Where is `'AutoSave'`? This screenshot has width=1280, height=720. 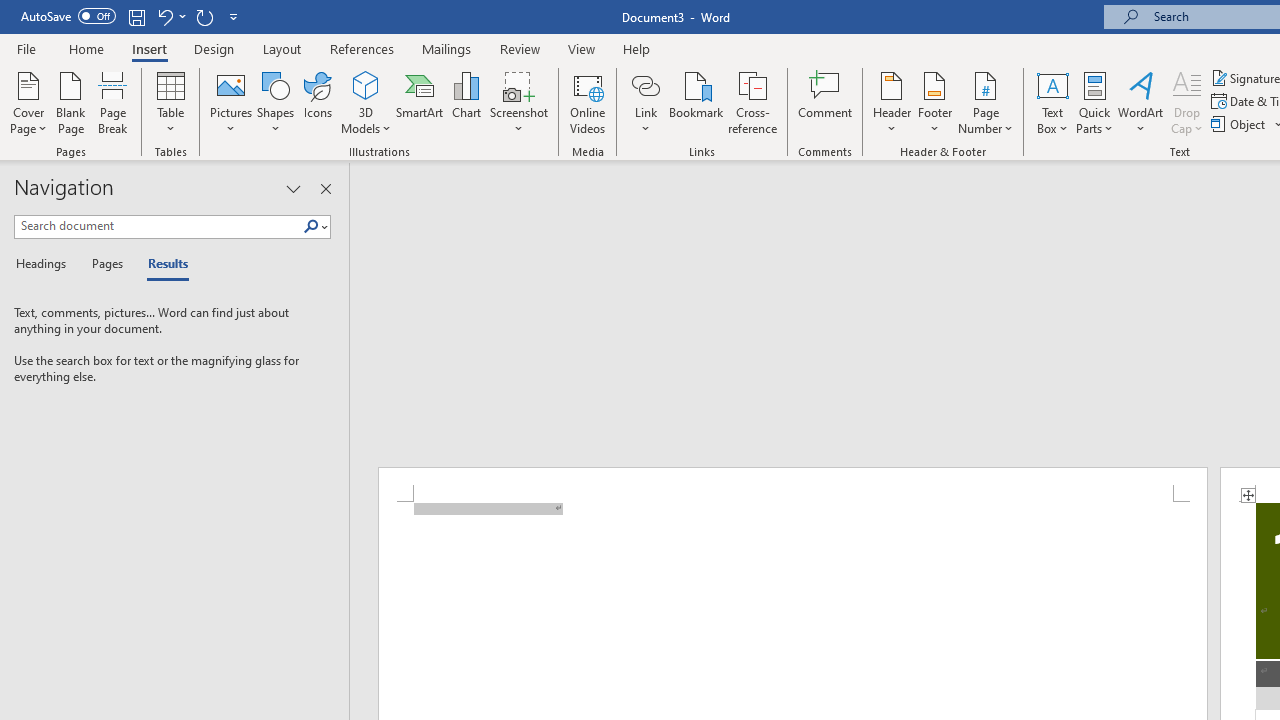
'AutoSave' is located at coordinates (68, 16).